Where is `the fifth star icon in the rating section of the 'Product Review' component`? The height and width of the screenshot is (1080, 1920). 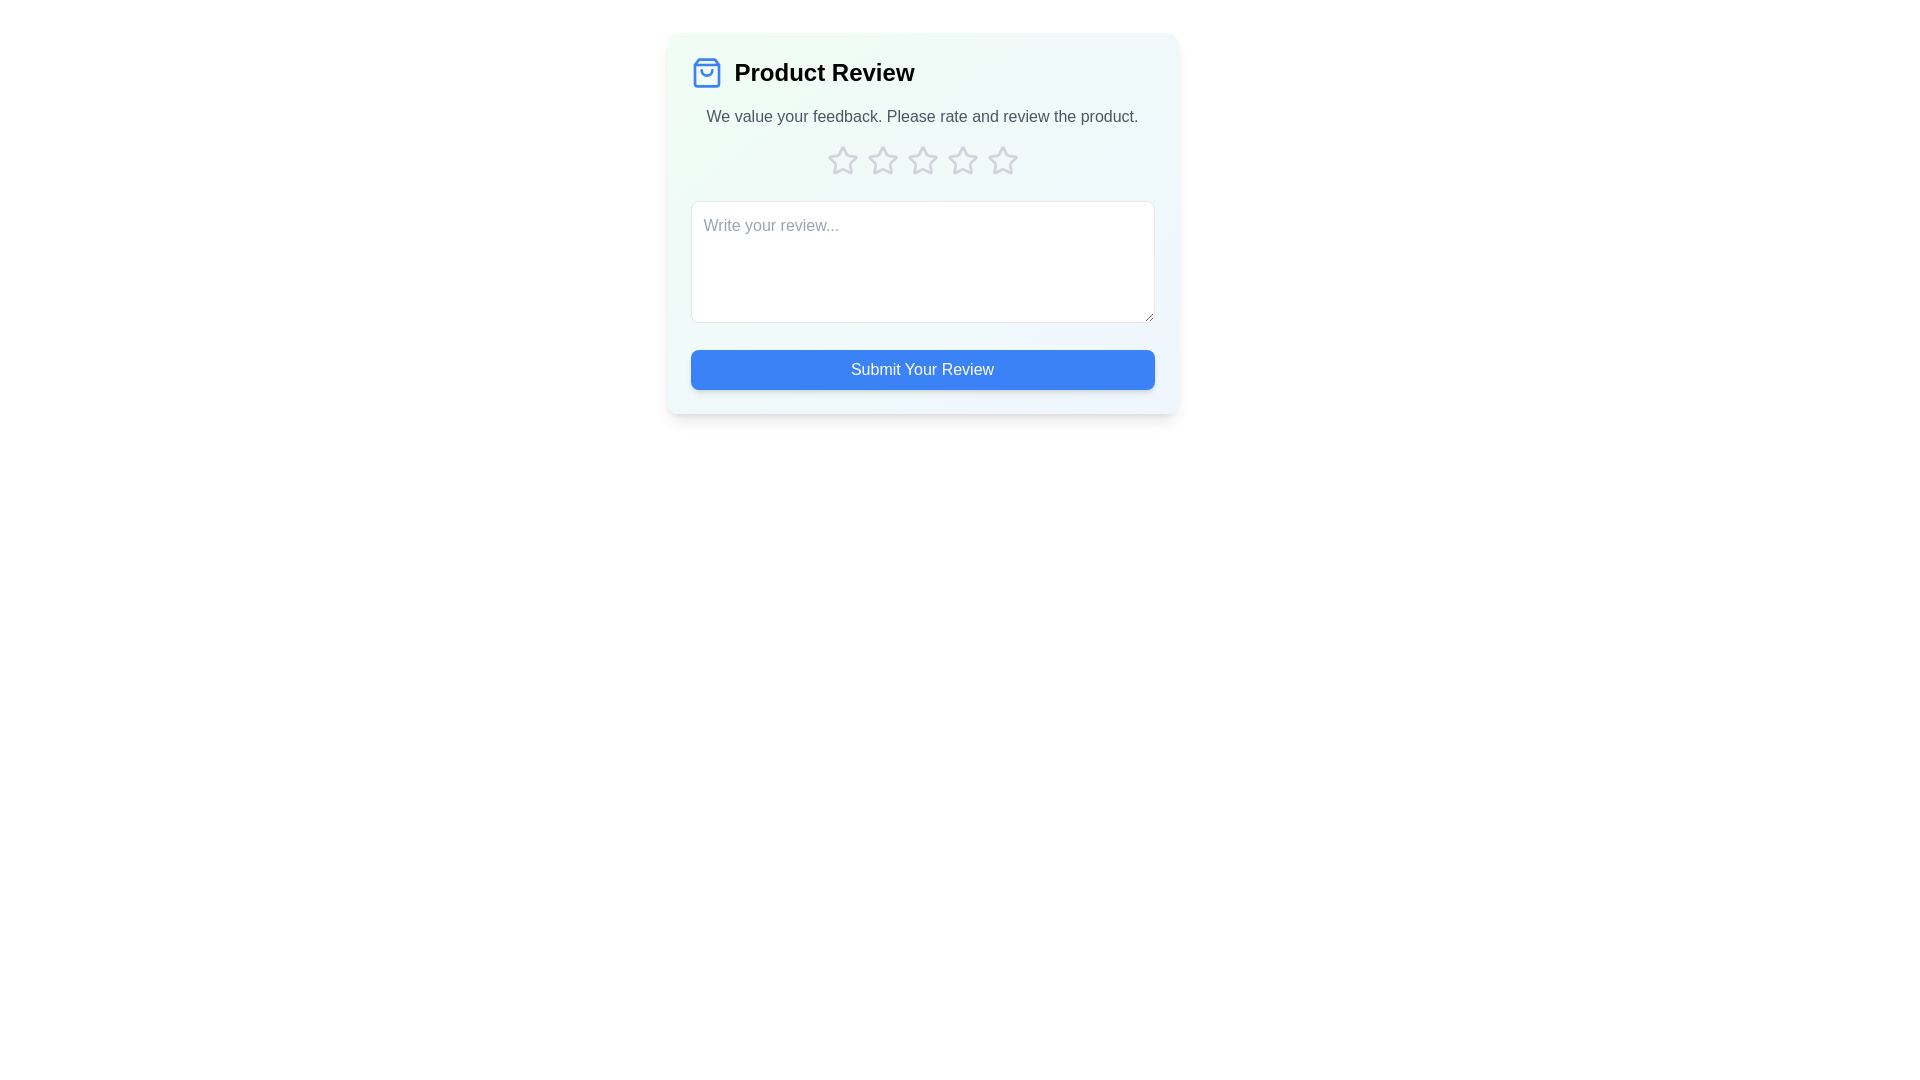 the fifth star icon in the rating section of the 'Product Review' component is located at coordinates (1002, 158).